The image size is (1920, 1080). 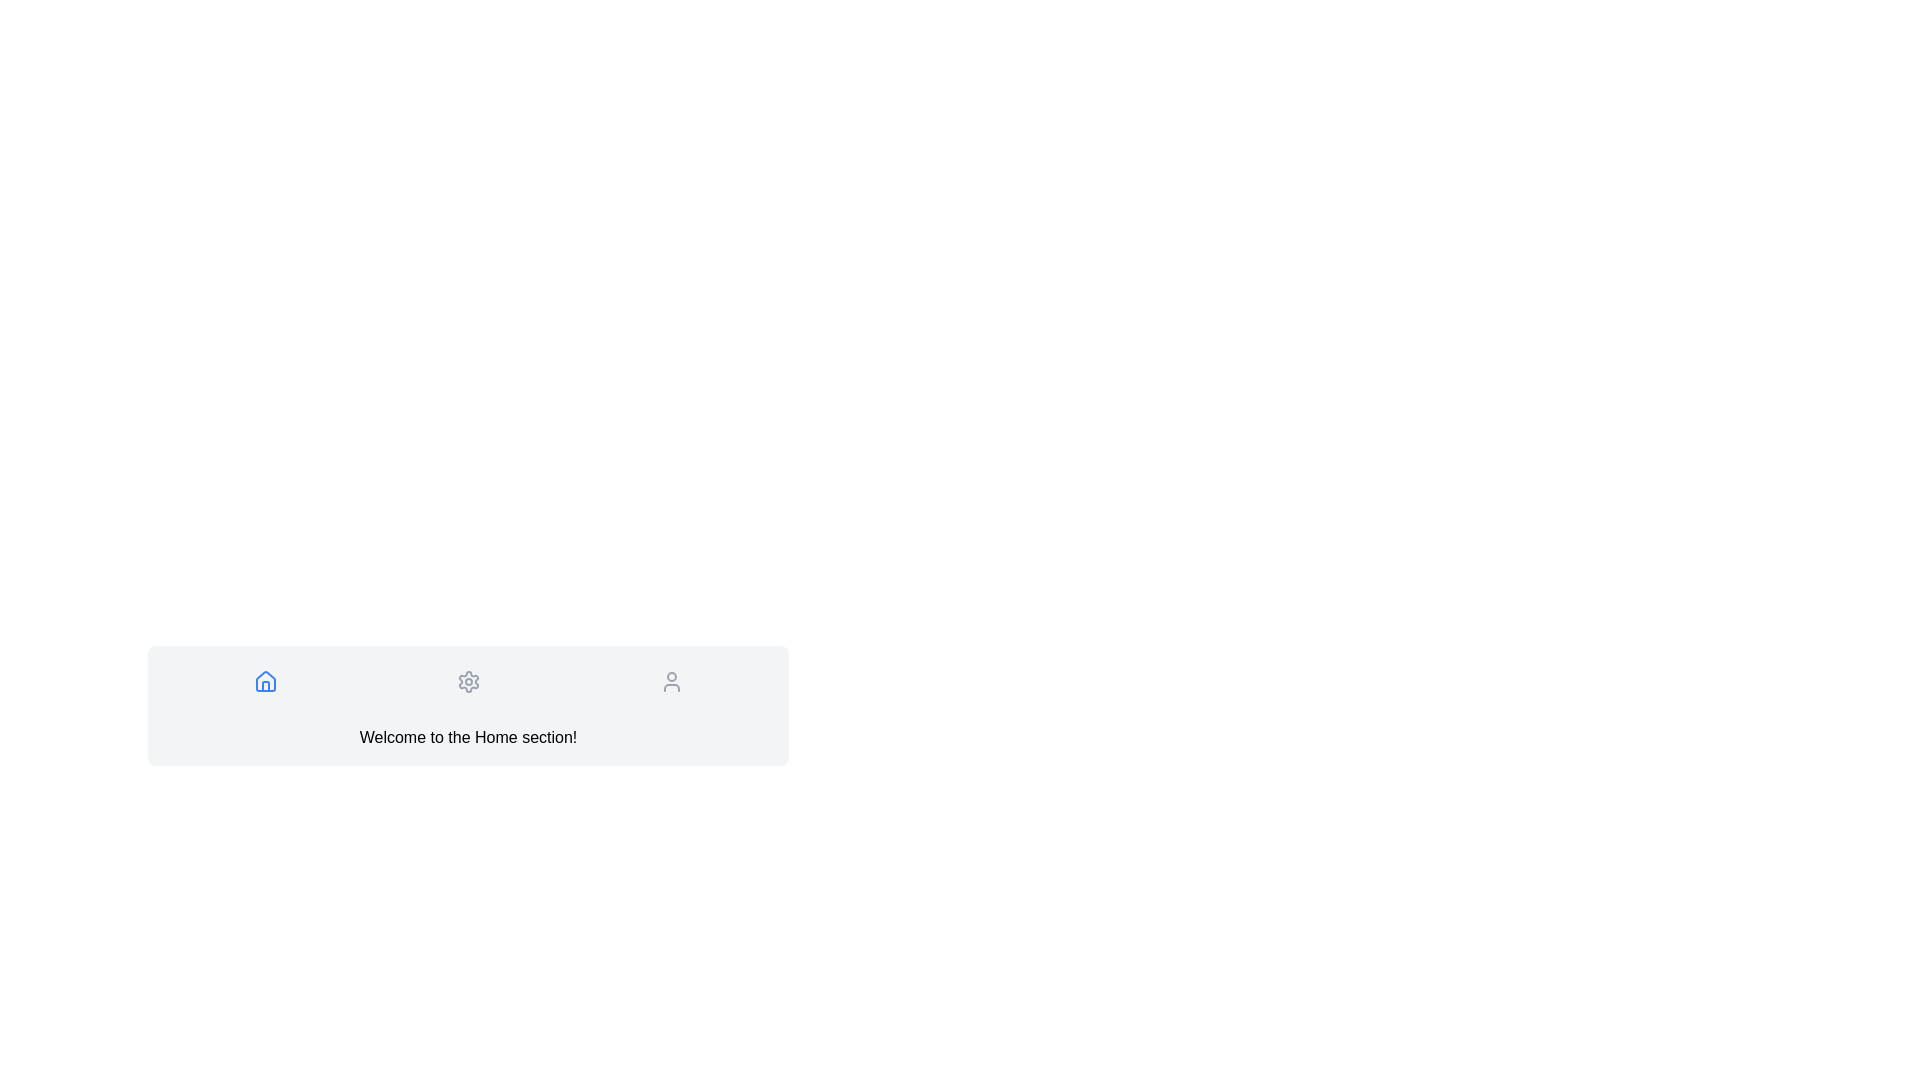 I want to click on the settings button located in the center of the horizontal navigation bar, so click(x=467, y=681).